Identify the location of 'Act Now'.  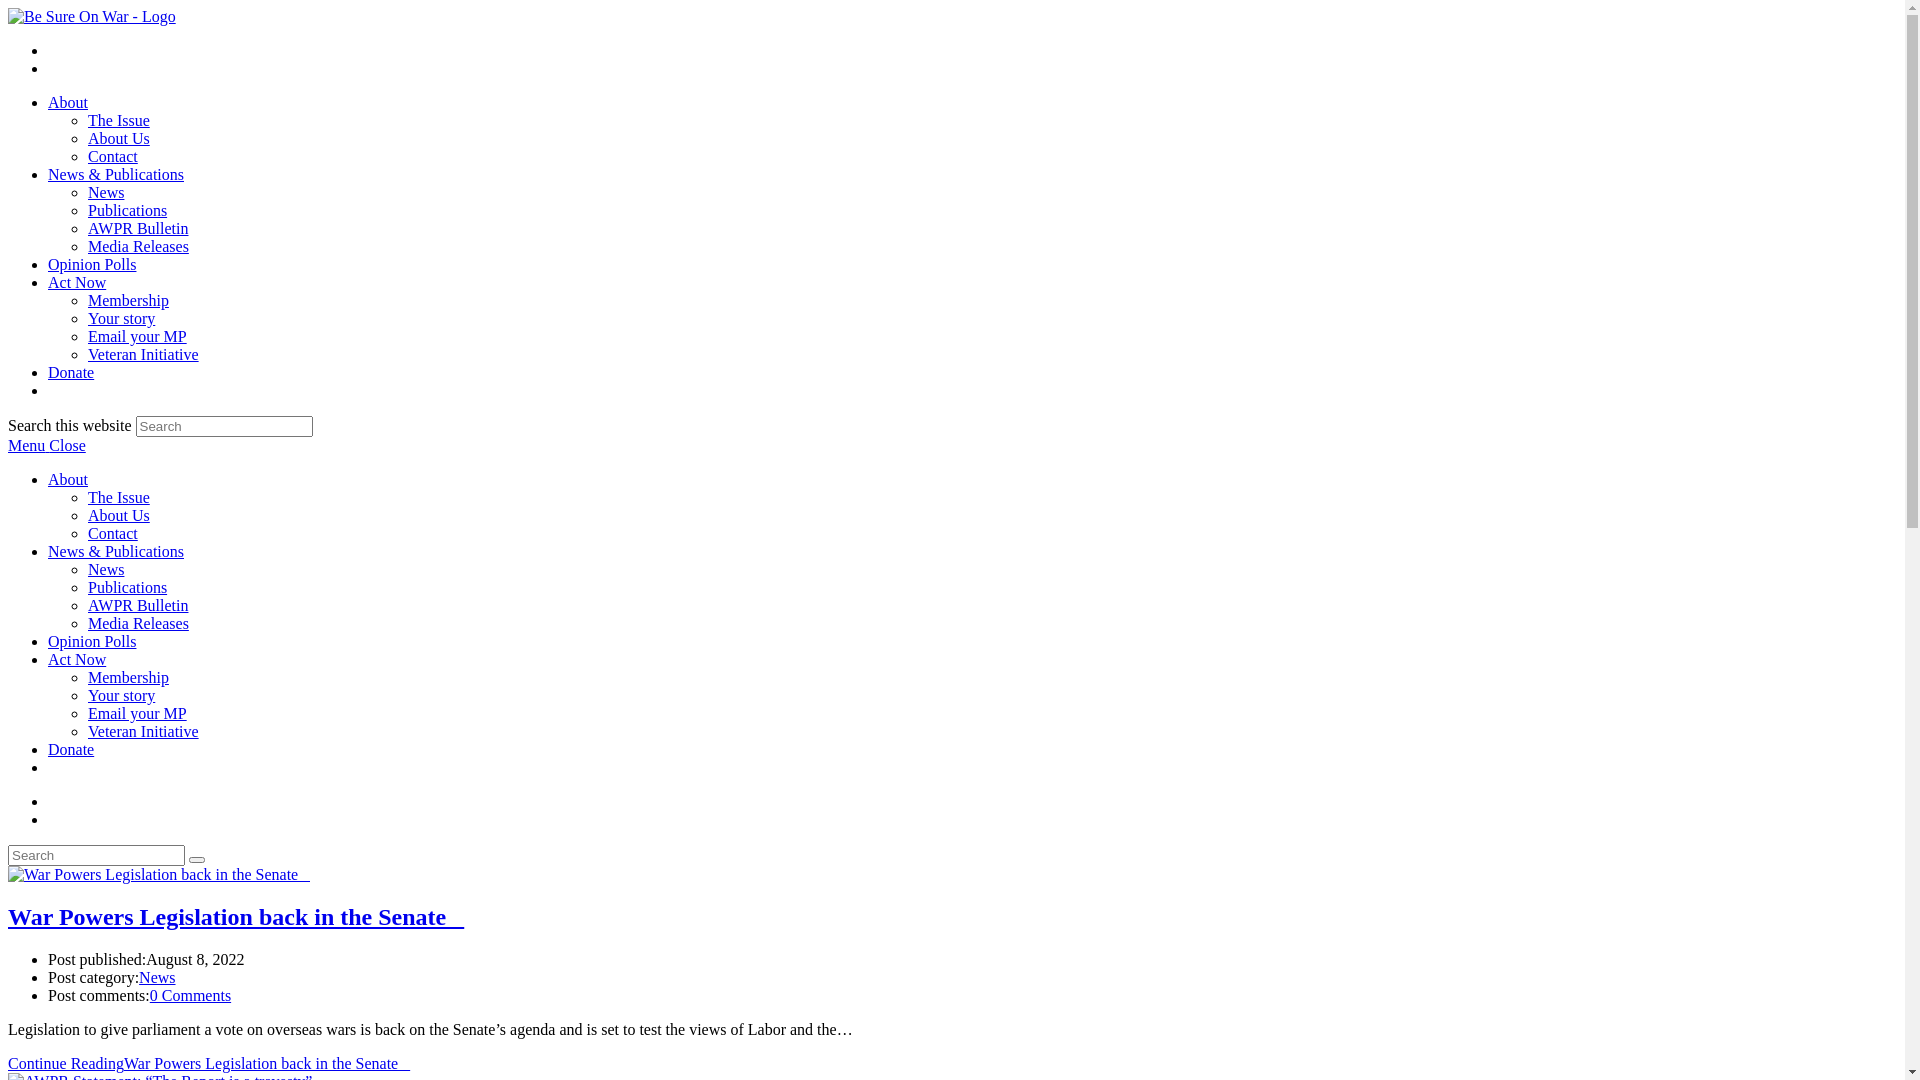
(76, 659).